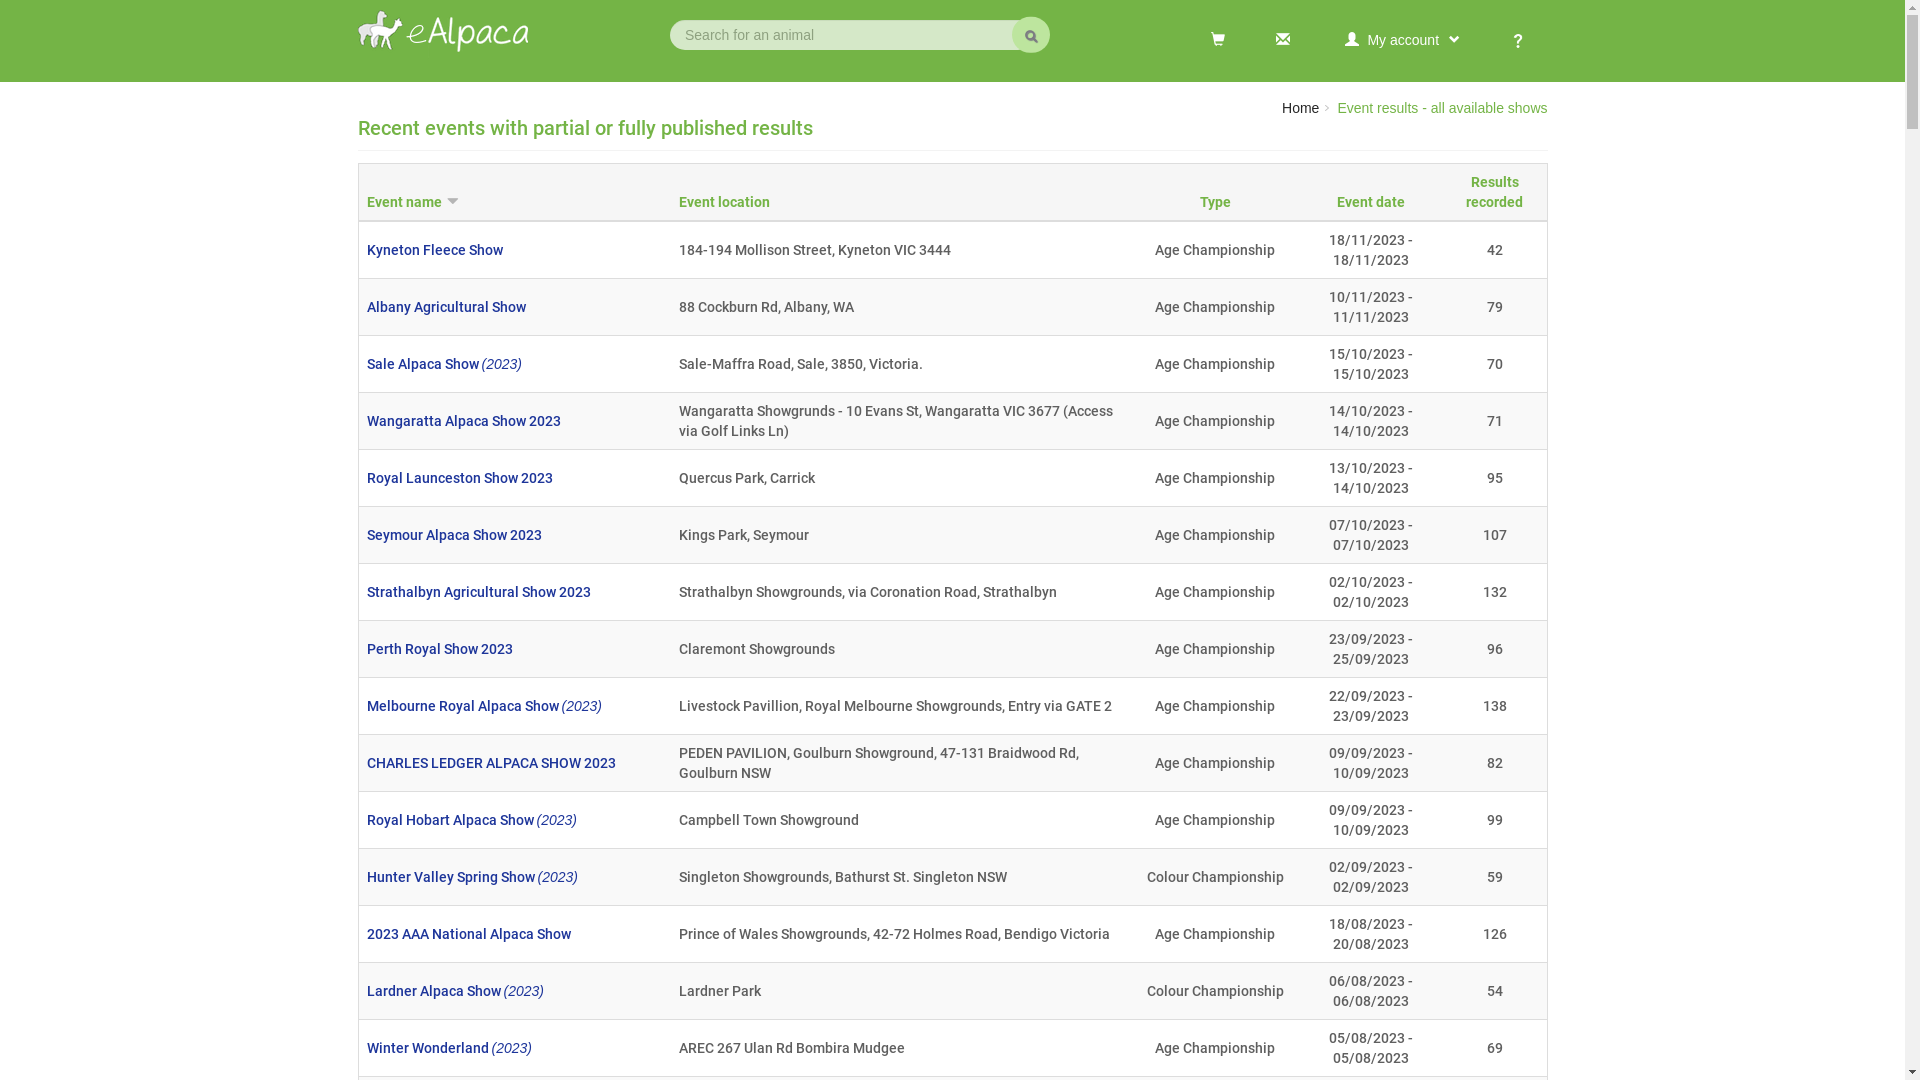 The height and width of the screenshot is (1080, 1920). I want to click on 'Strathalbyn Agricultural Show 2023', so click(477, 590).